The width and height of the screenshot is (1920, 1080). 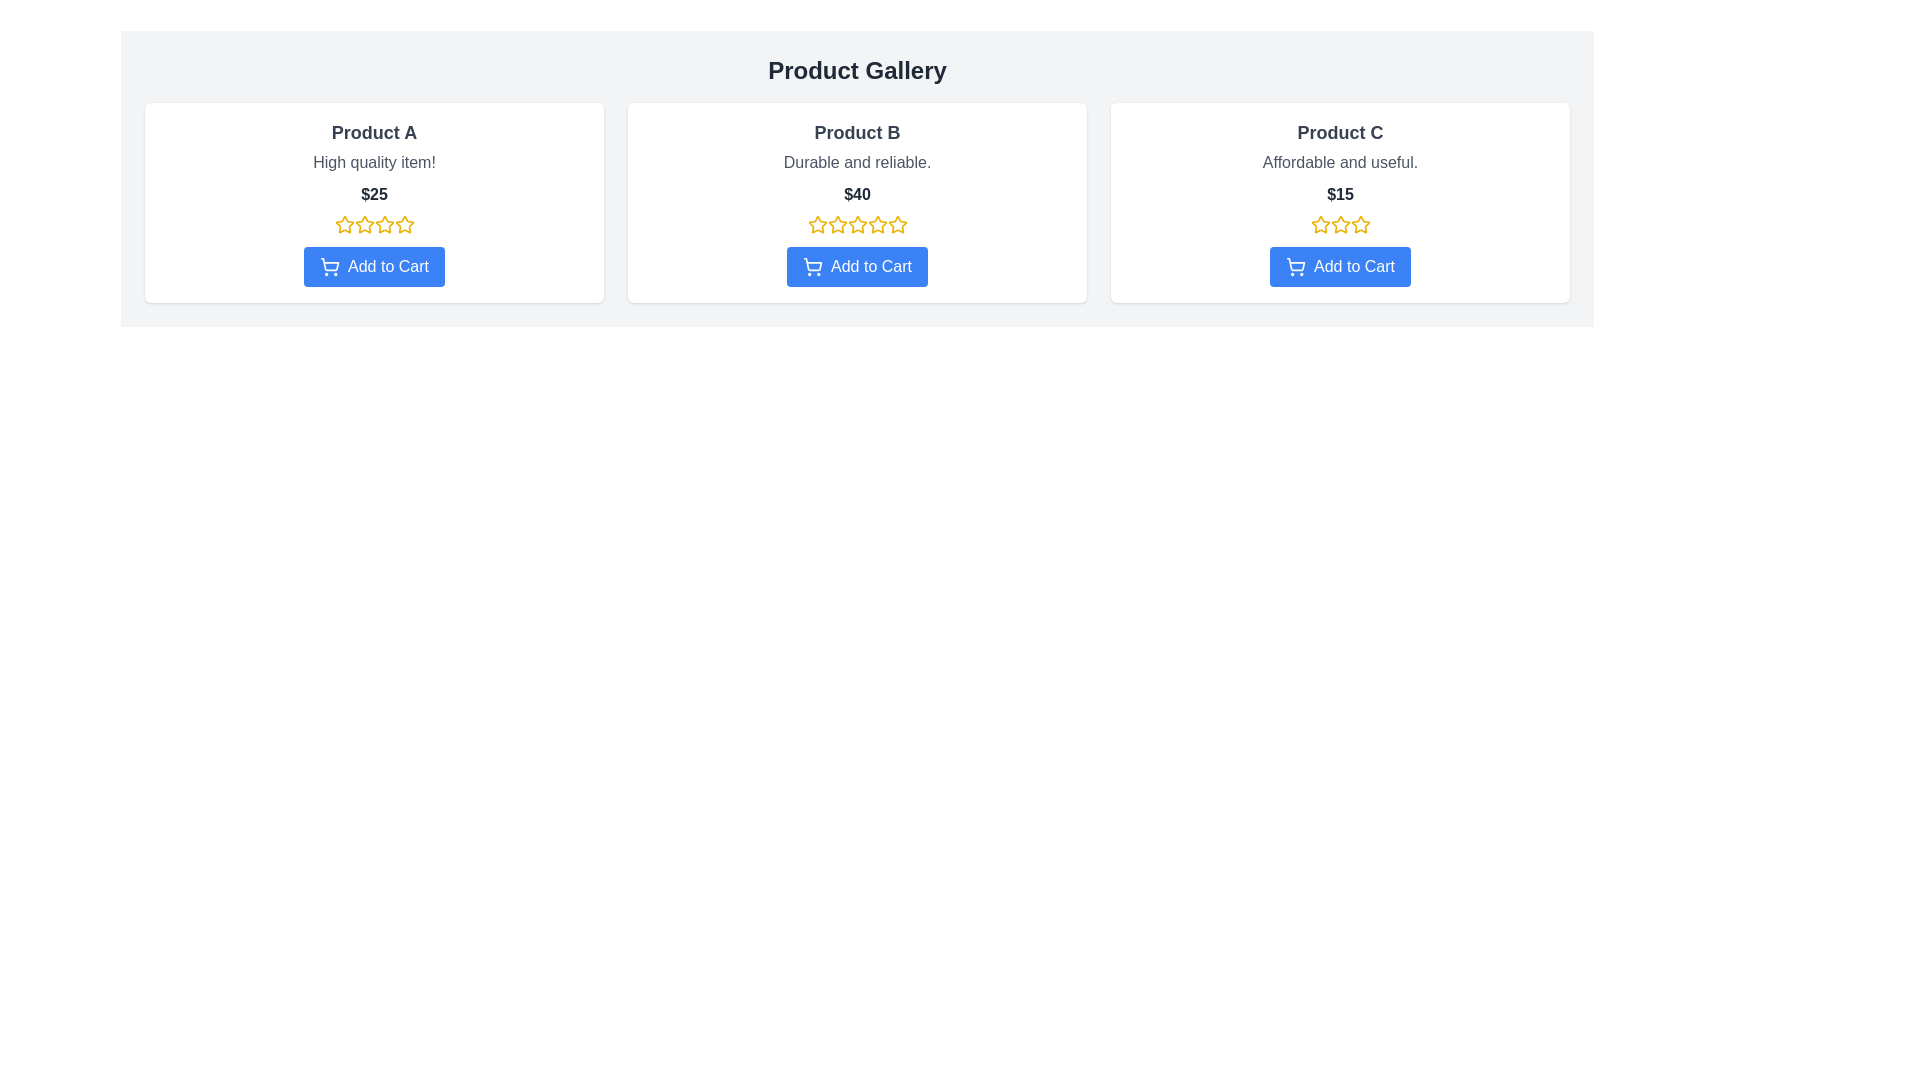 I want to click on the first star icon of the rating system for 'Product A', which is visually represented as a star shape and located between the '$25' text and the 'Add to Cart' button, so click(x=344, y=224).